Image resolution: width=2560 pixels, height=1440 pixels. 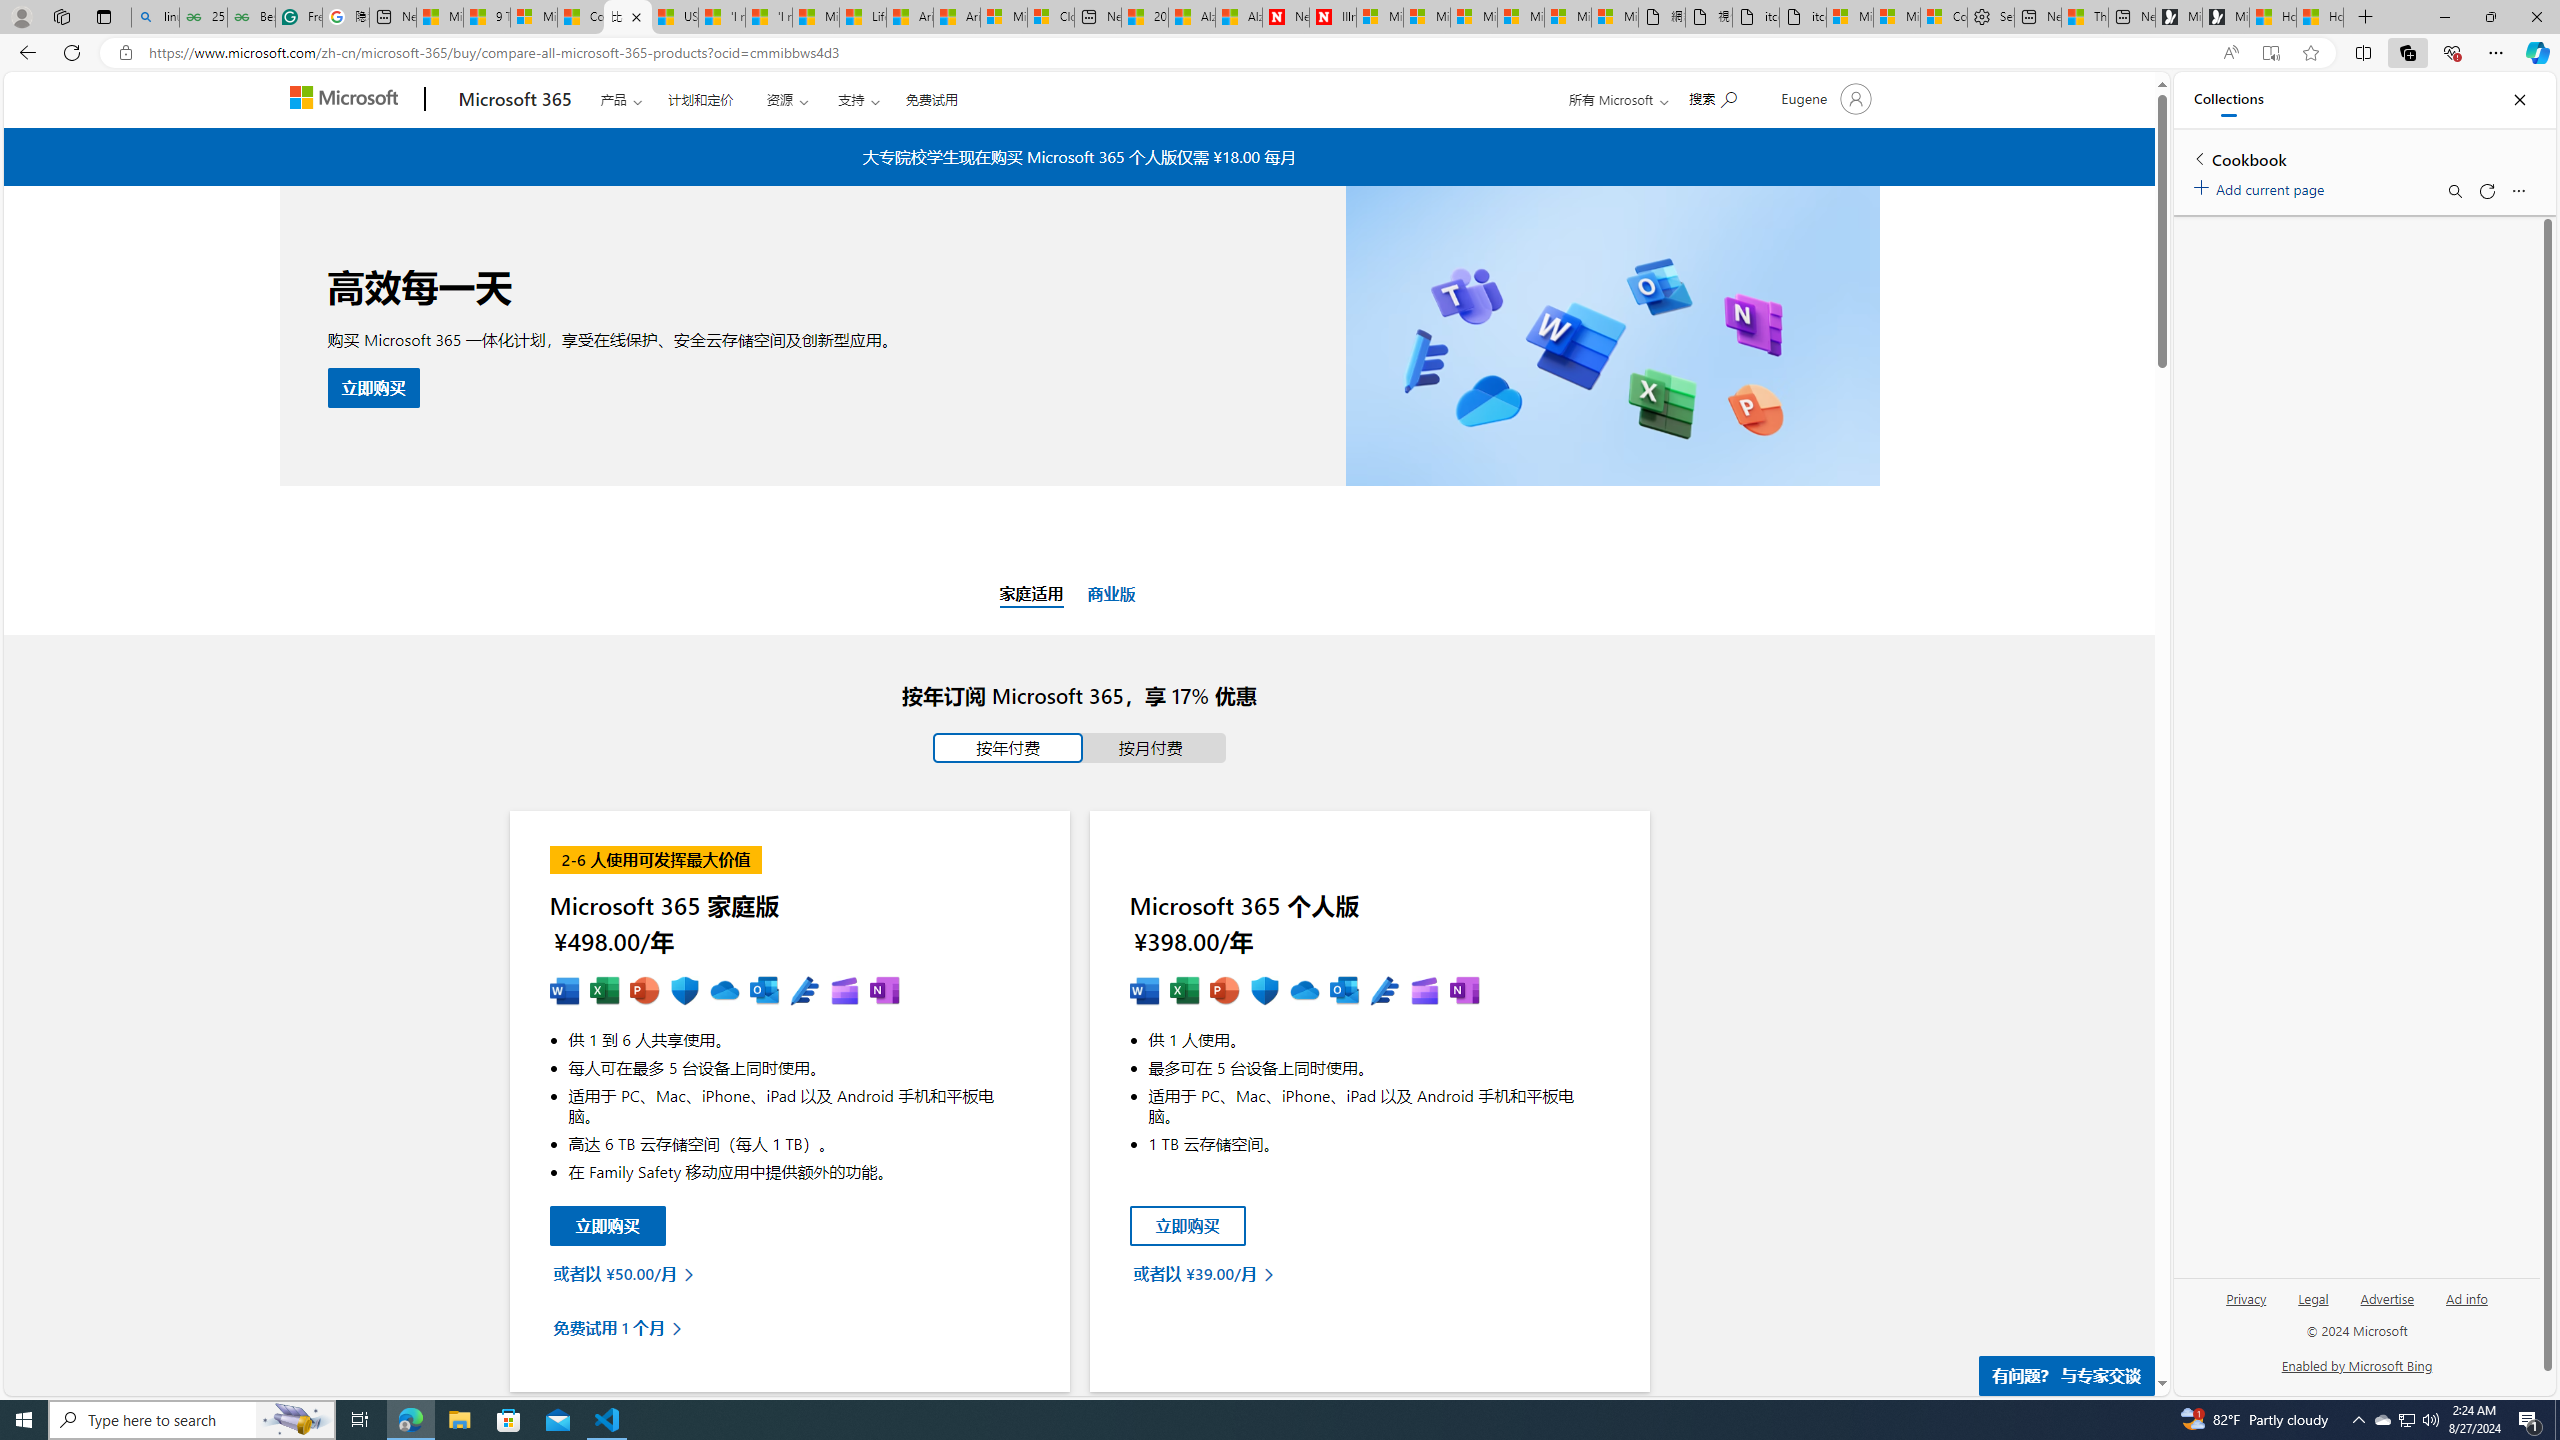 I want to click on 'Lifestyle - MSN', so click(x=864, y=16).